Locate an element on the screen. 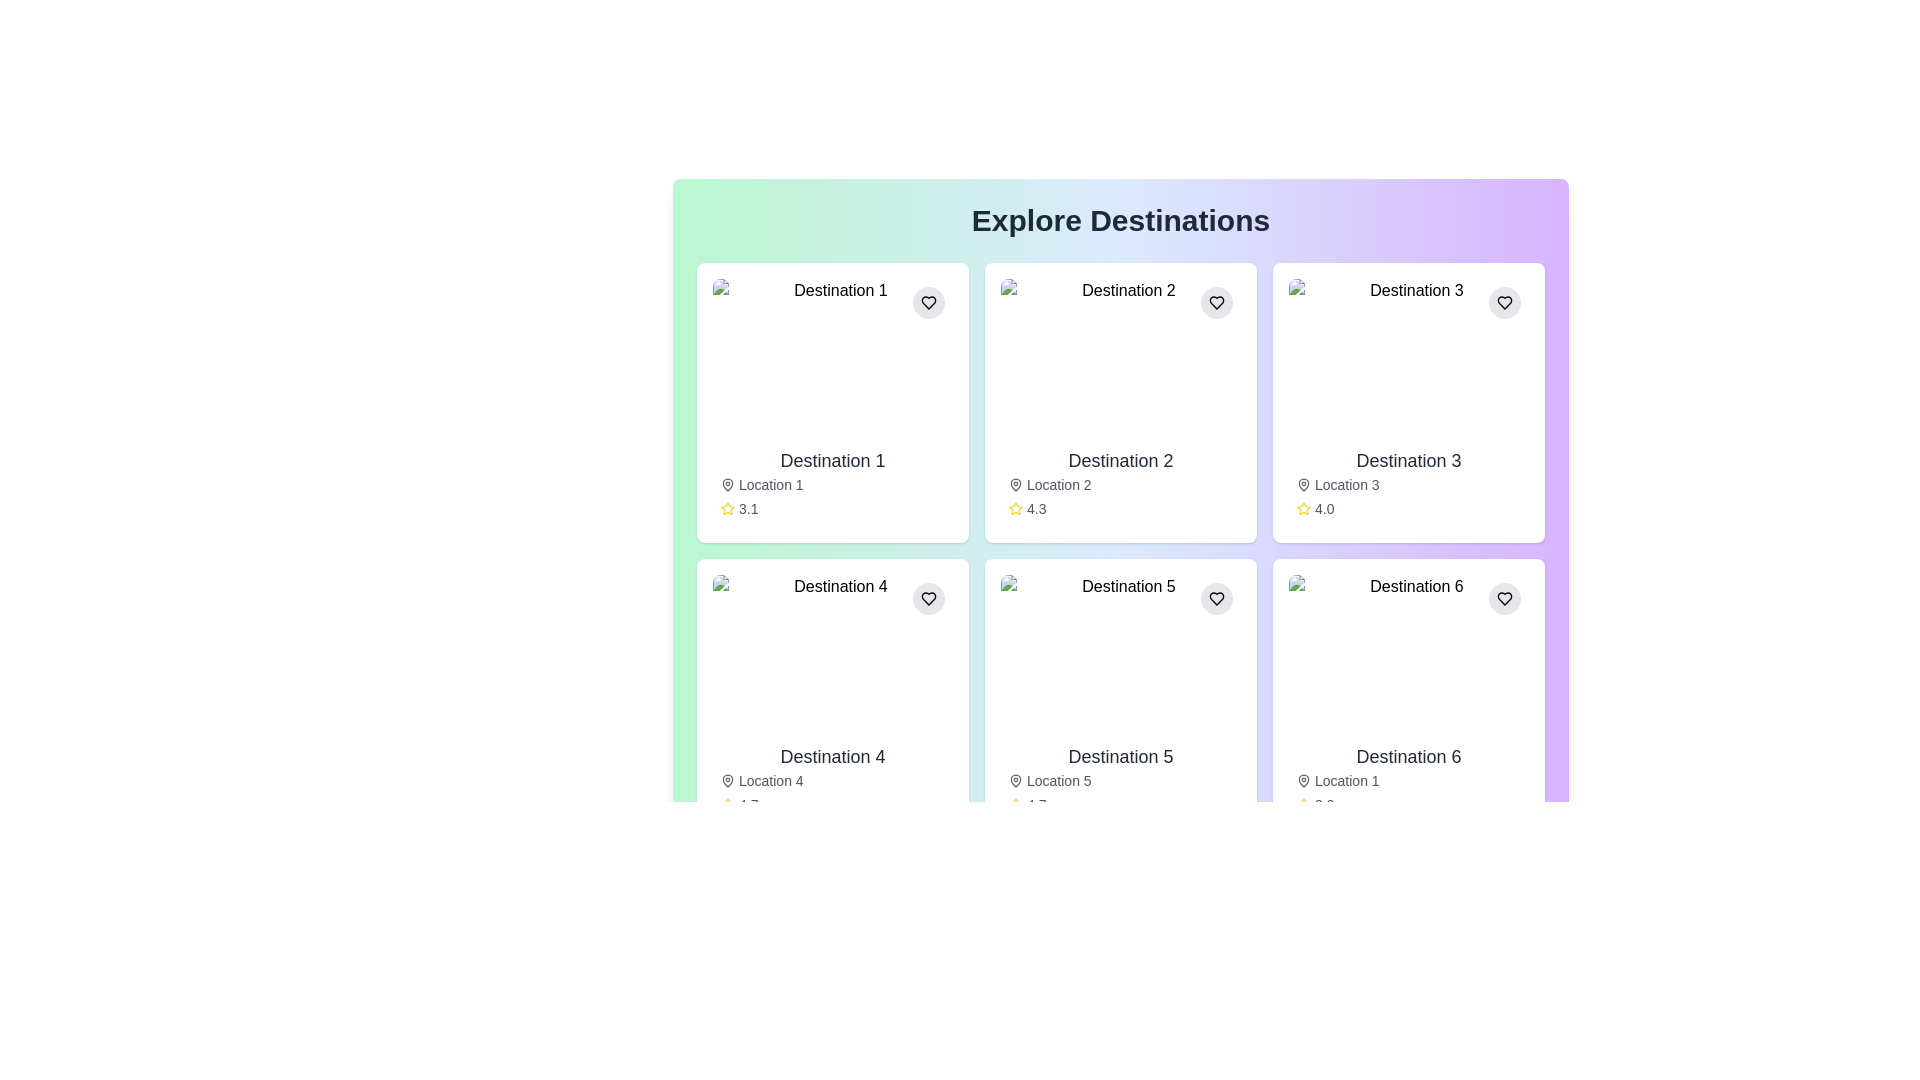  the rating icon located in the bottom section of the 'Destination 2' card is located at coordinates (1016, 508).